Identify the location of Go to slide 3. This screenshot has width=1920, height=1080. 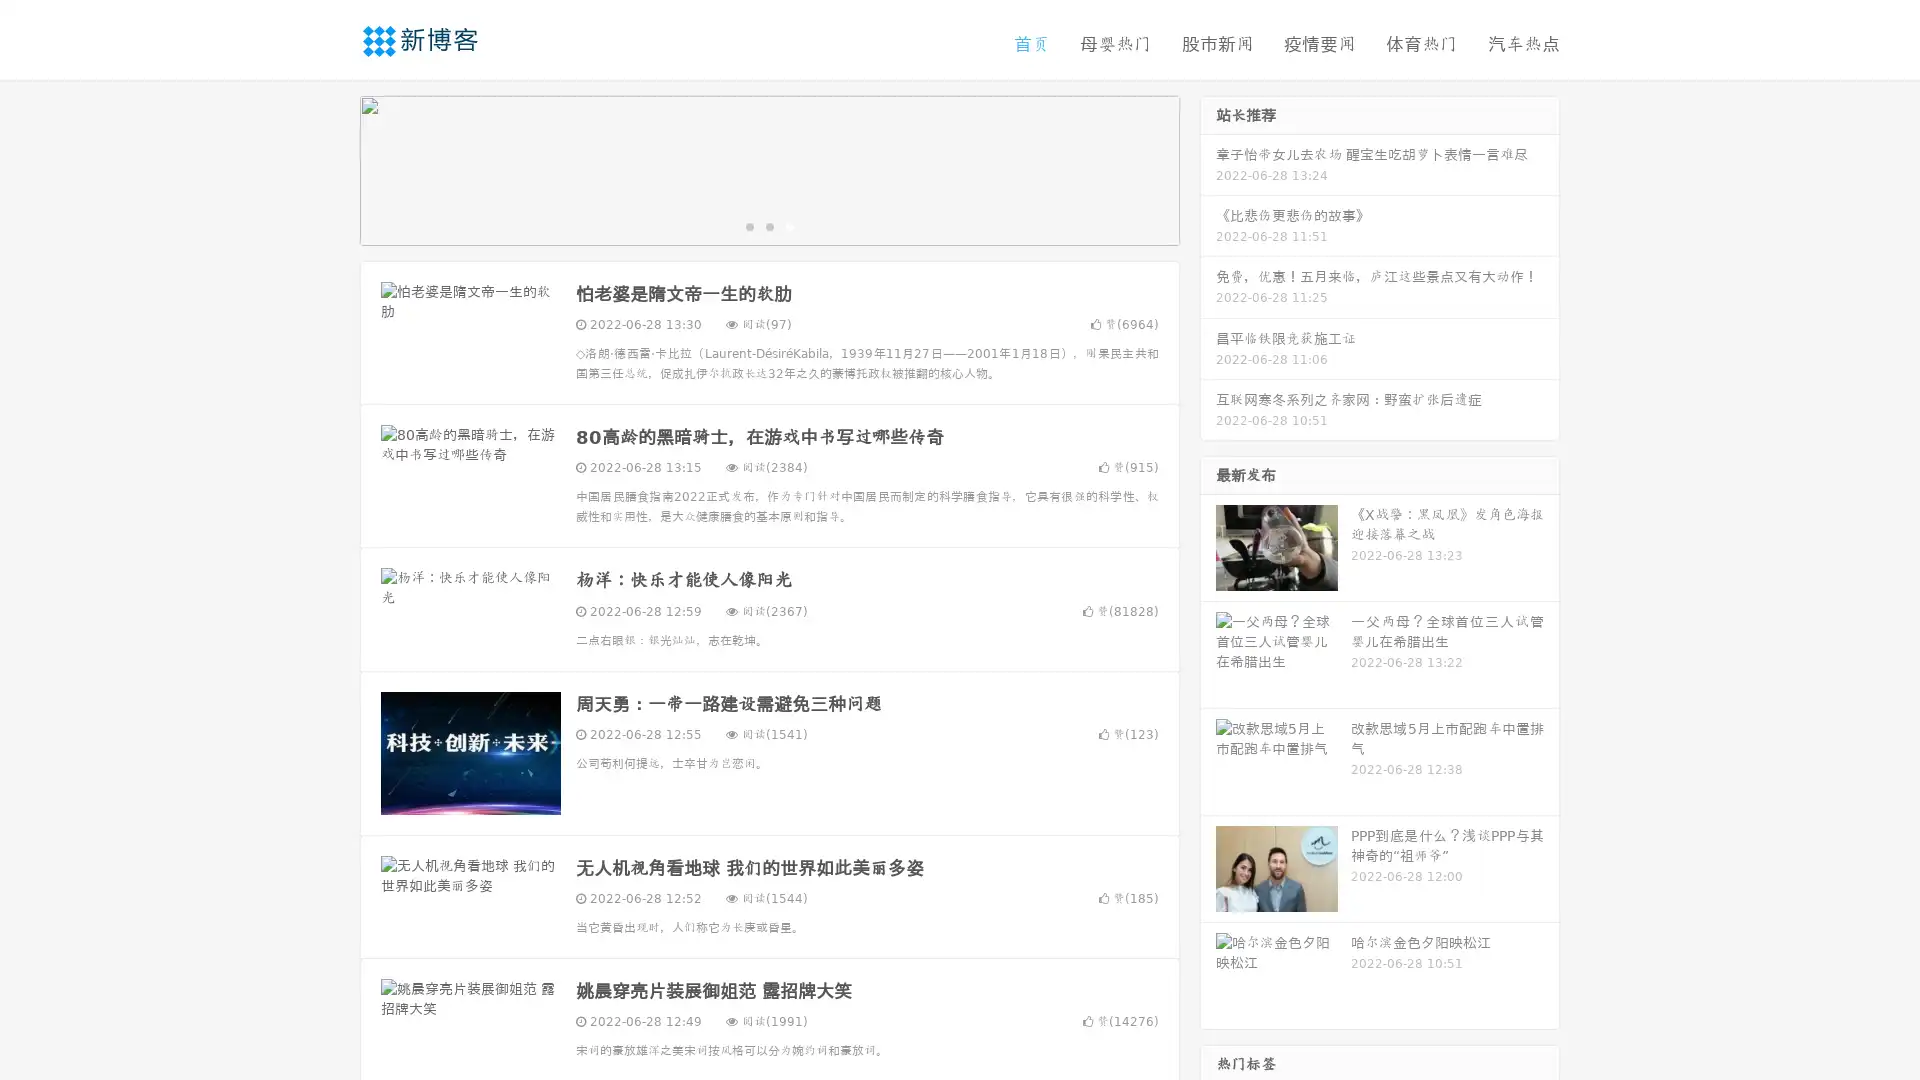
(789, 225).